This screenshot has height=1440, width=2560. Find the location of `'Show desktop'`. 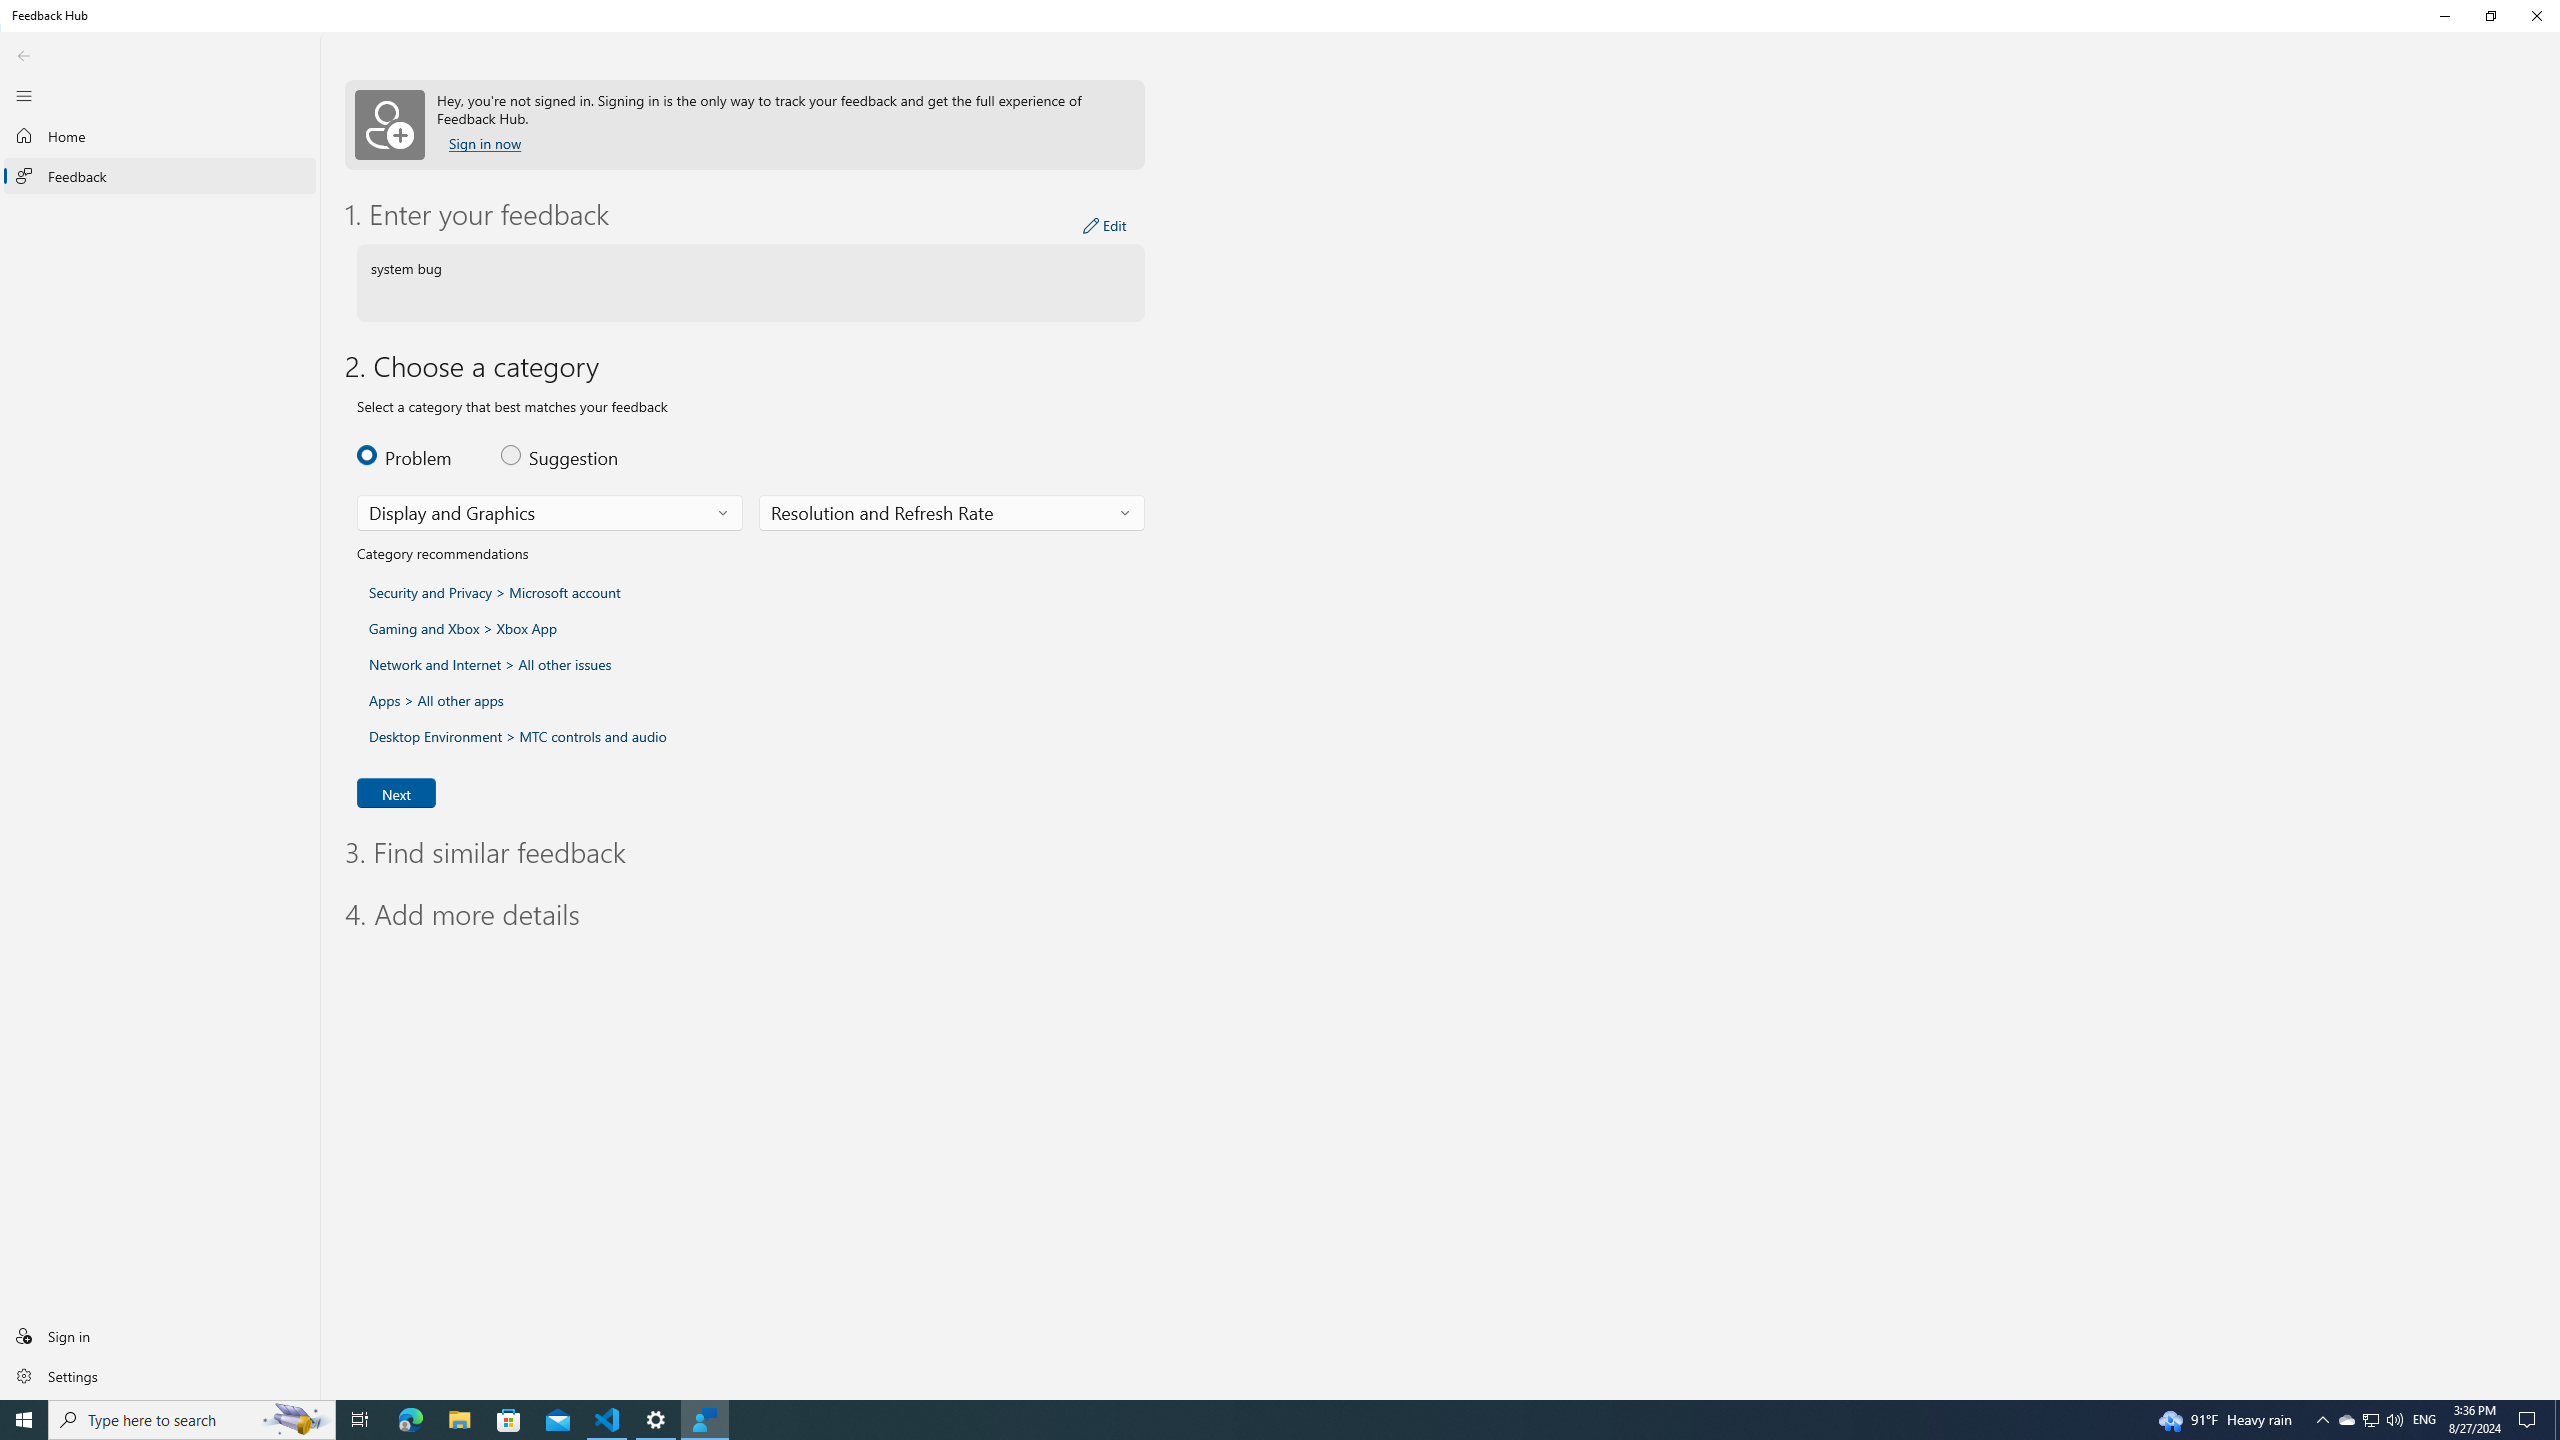

'Show desktop' is located at coordinates (2556, 1418).